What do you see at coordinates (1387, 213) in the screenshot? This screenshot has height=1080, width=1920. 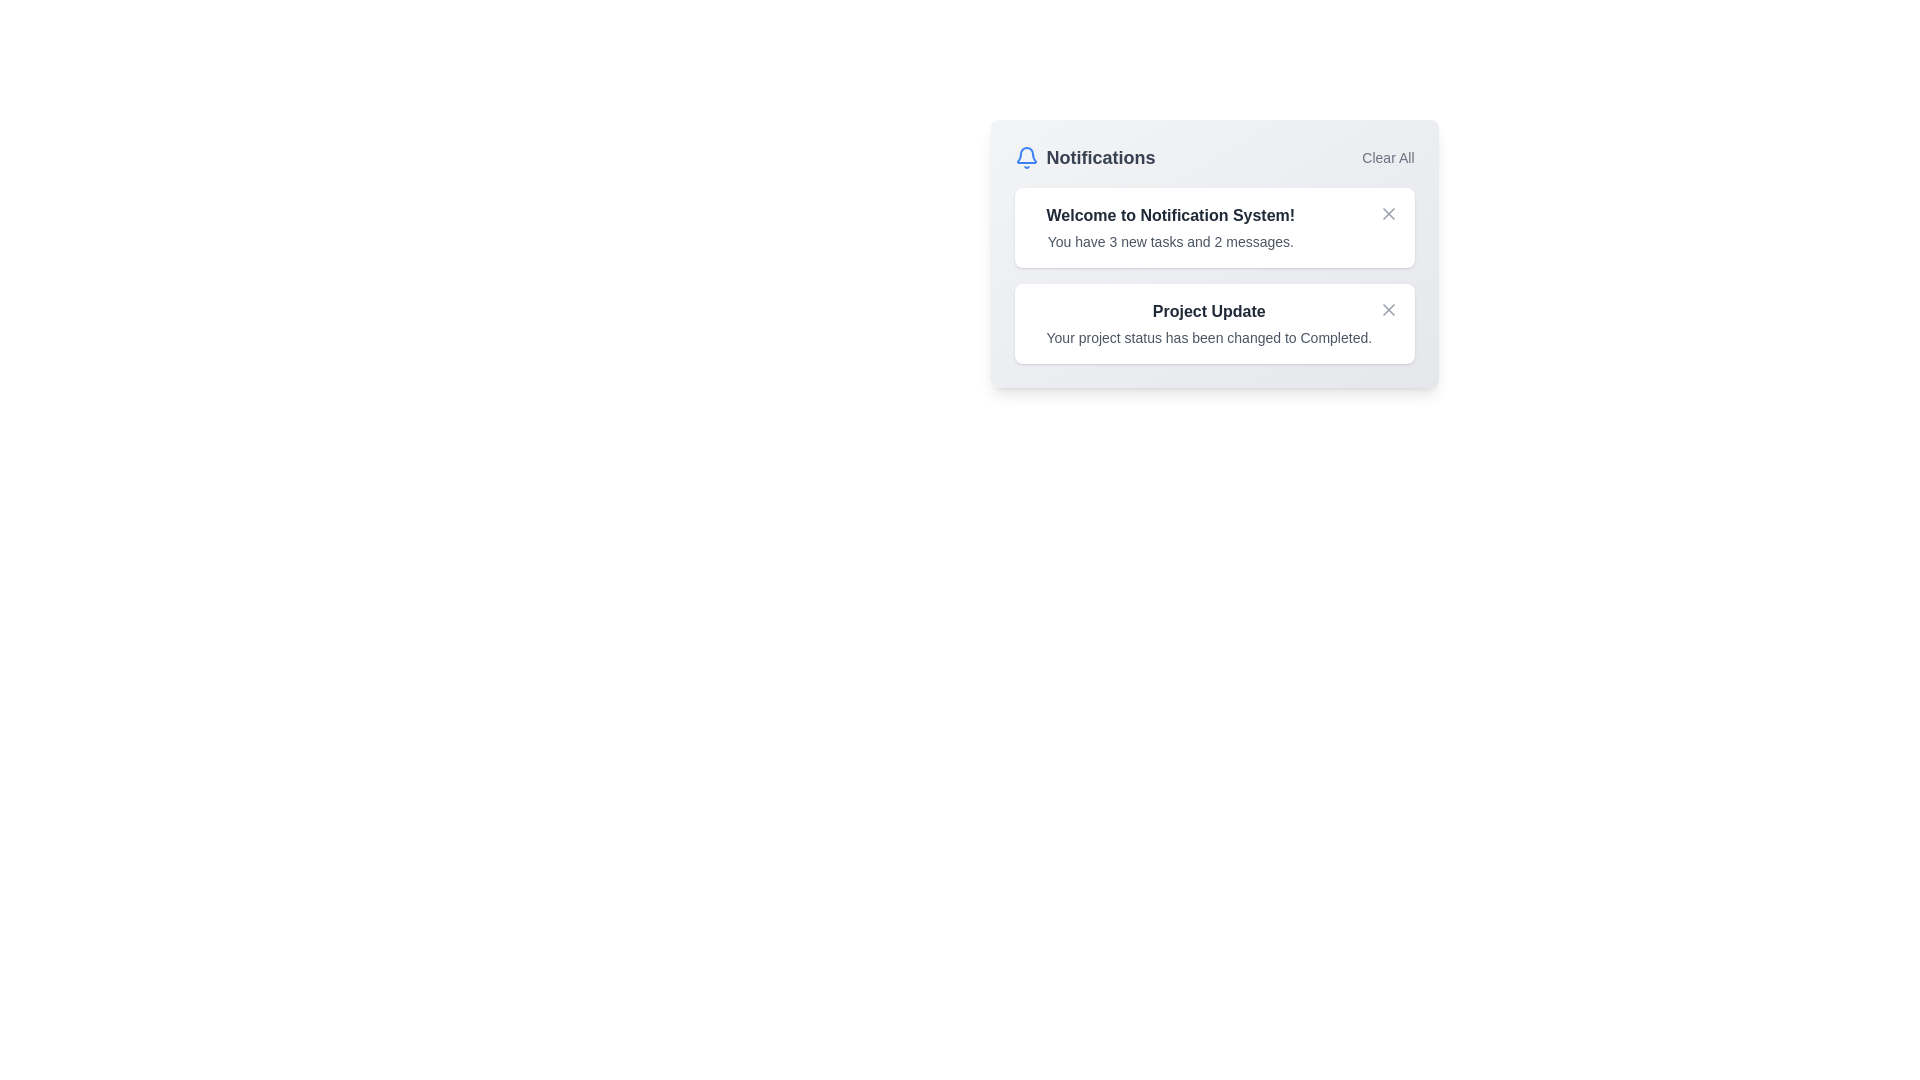 I see `the close icon button (shaped like an 'X') in the top-right corner of the notification item` at bounding box center [1387, 213].